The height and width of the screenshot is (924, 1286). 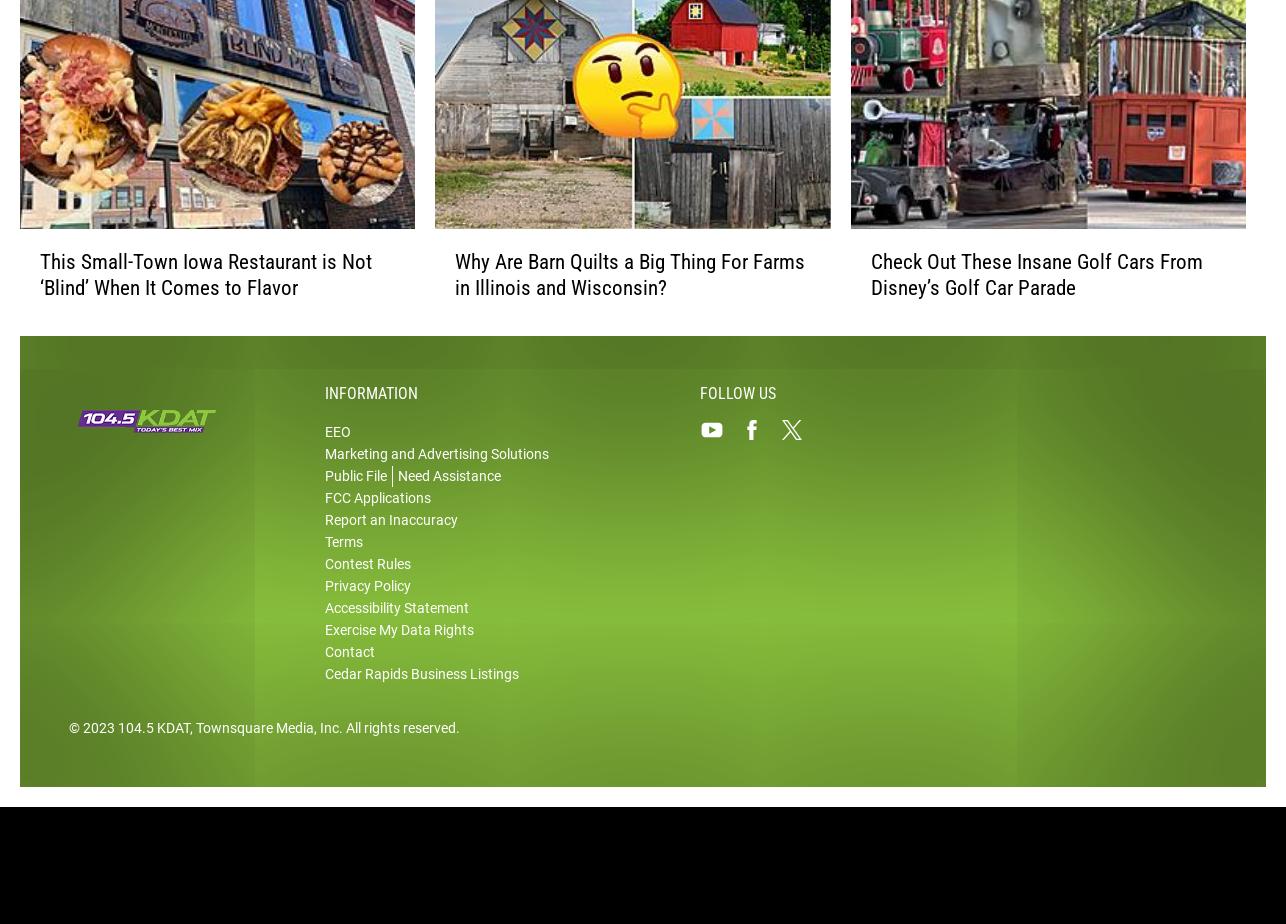 What do you see at coordinates (343, 573) in the screenshot?
I see `'Terms'` at bounding box center [343, 573].